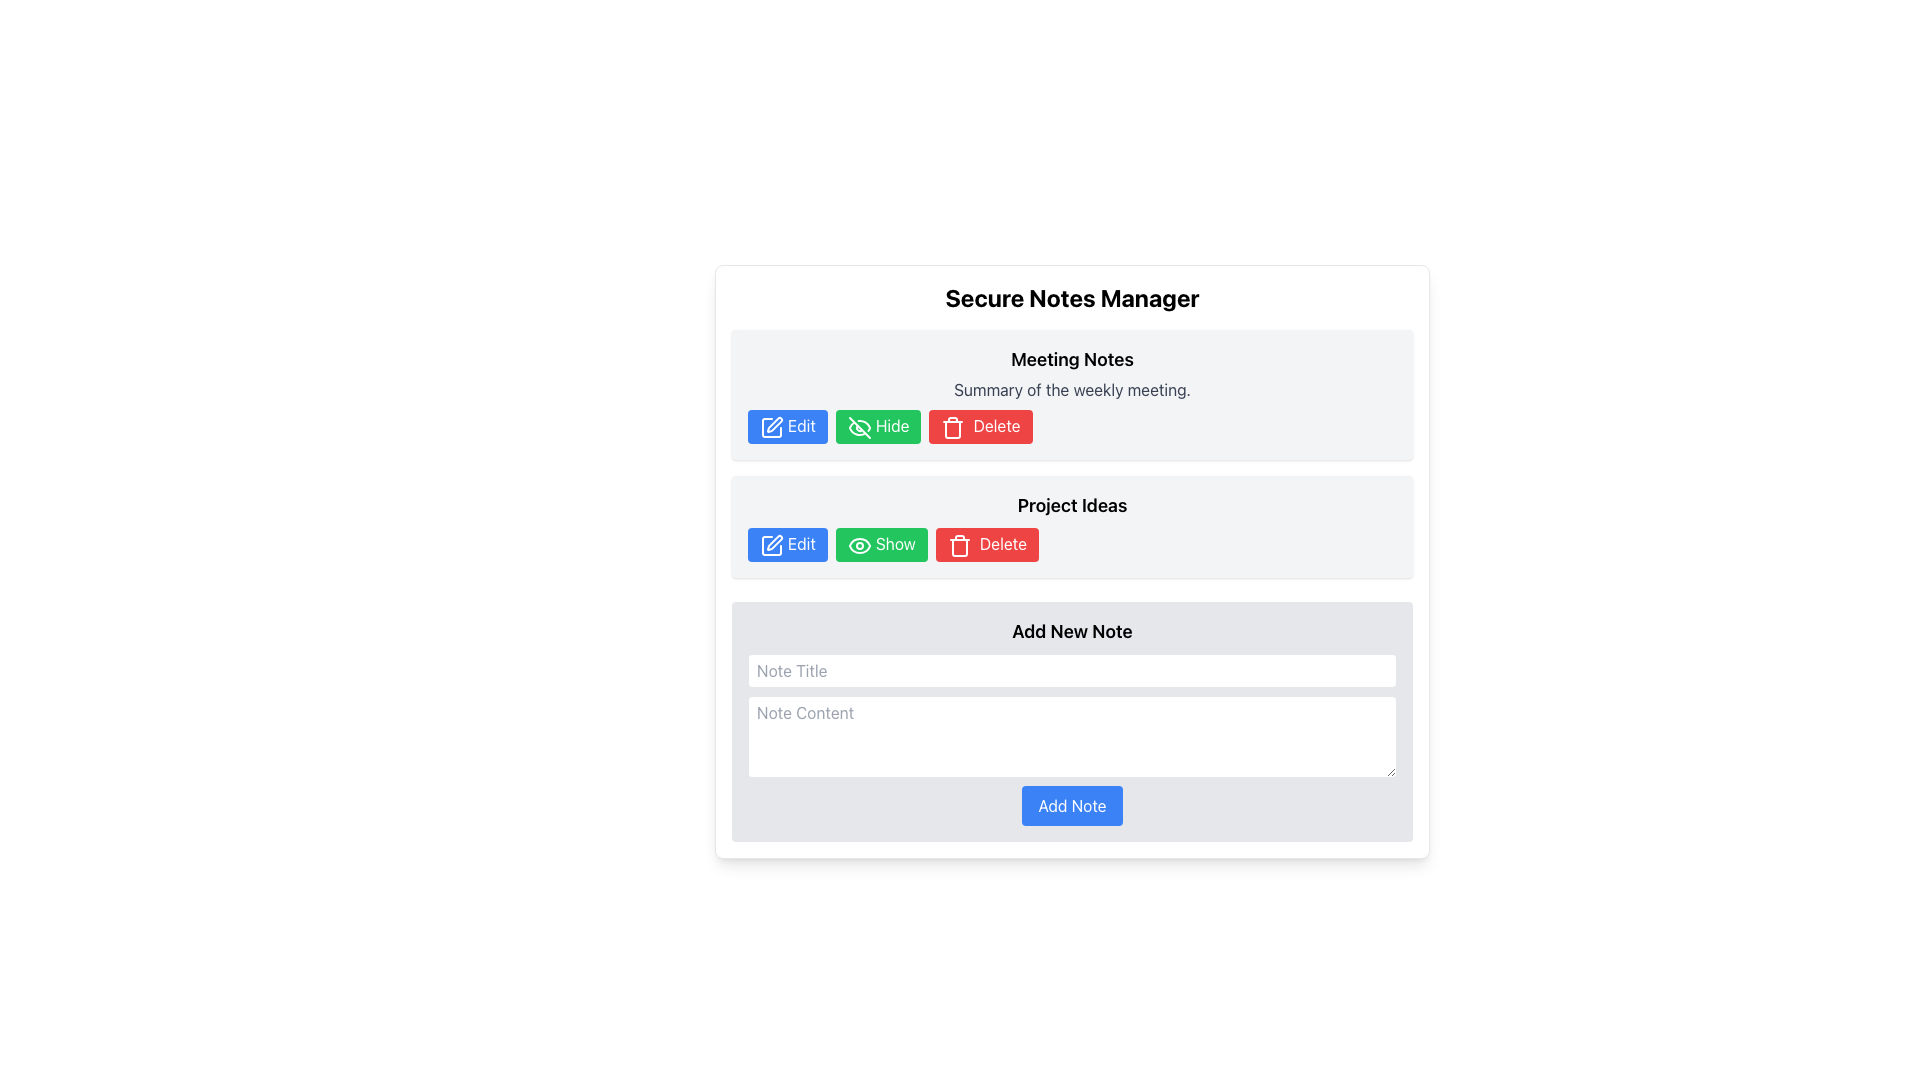  Describe the element at coordinates (1071, 525) in the screenshot. I see `the 'Delete' button of the 'Project Ideas' note card within the 'Secure Notes Manager' interface` at that location.